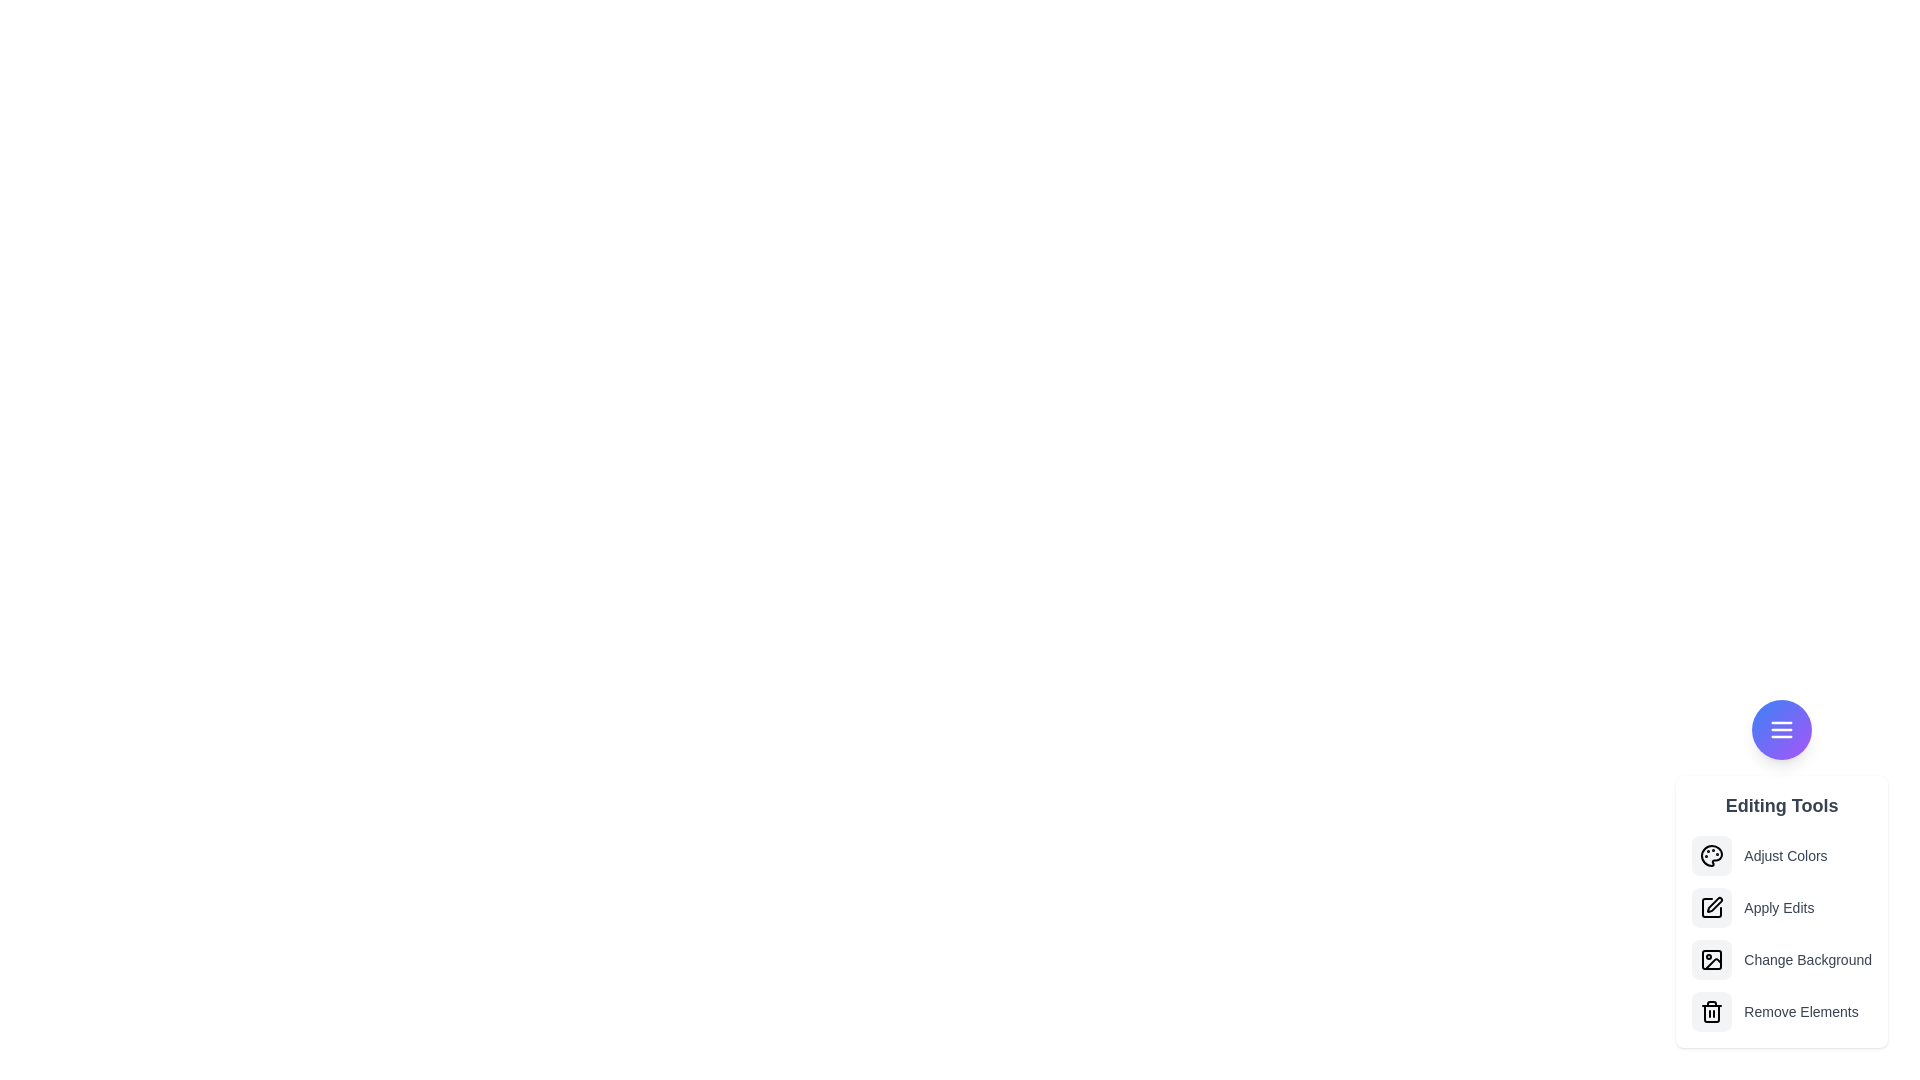 This screenshot has width=1920, height=1080. I want to click on the option Apply Edits from the menu, so click(1711, 907).